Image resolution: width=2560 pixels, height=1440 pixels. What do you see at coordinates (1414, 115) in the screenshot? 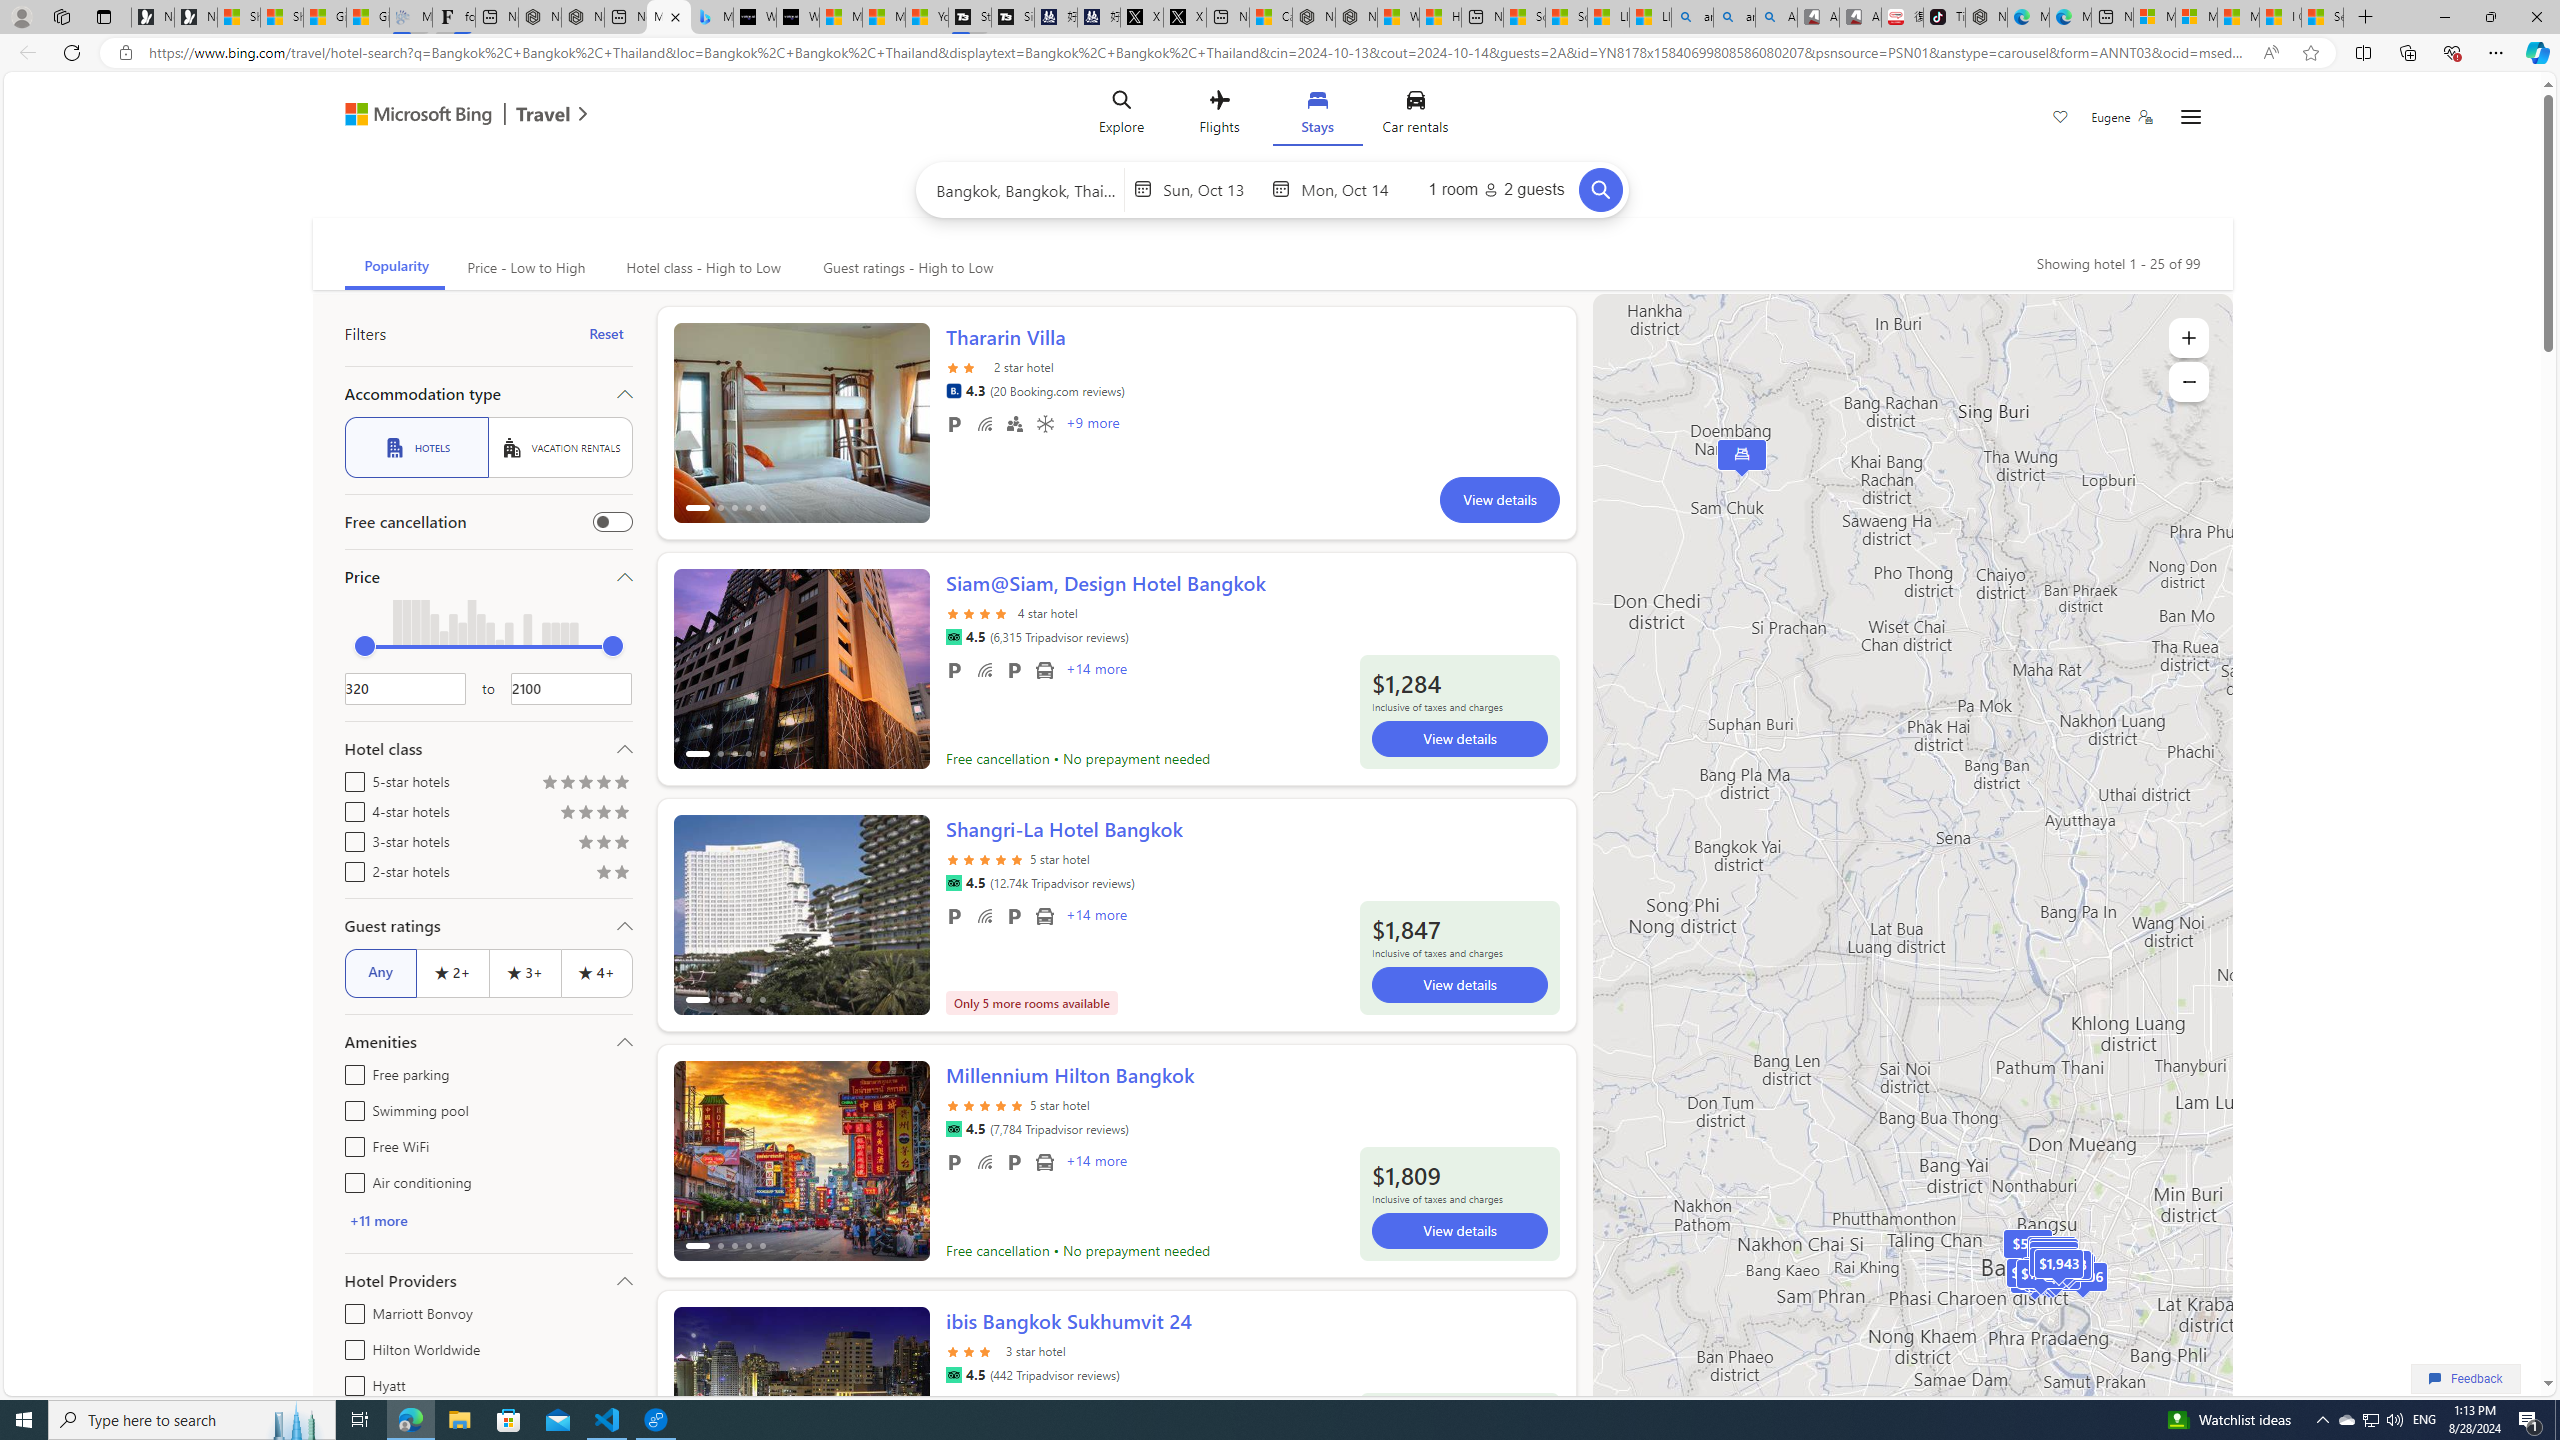
I see `'Car rentals'` at bounding box center [1414, 115].